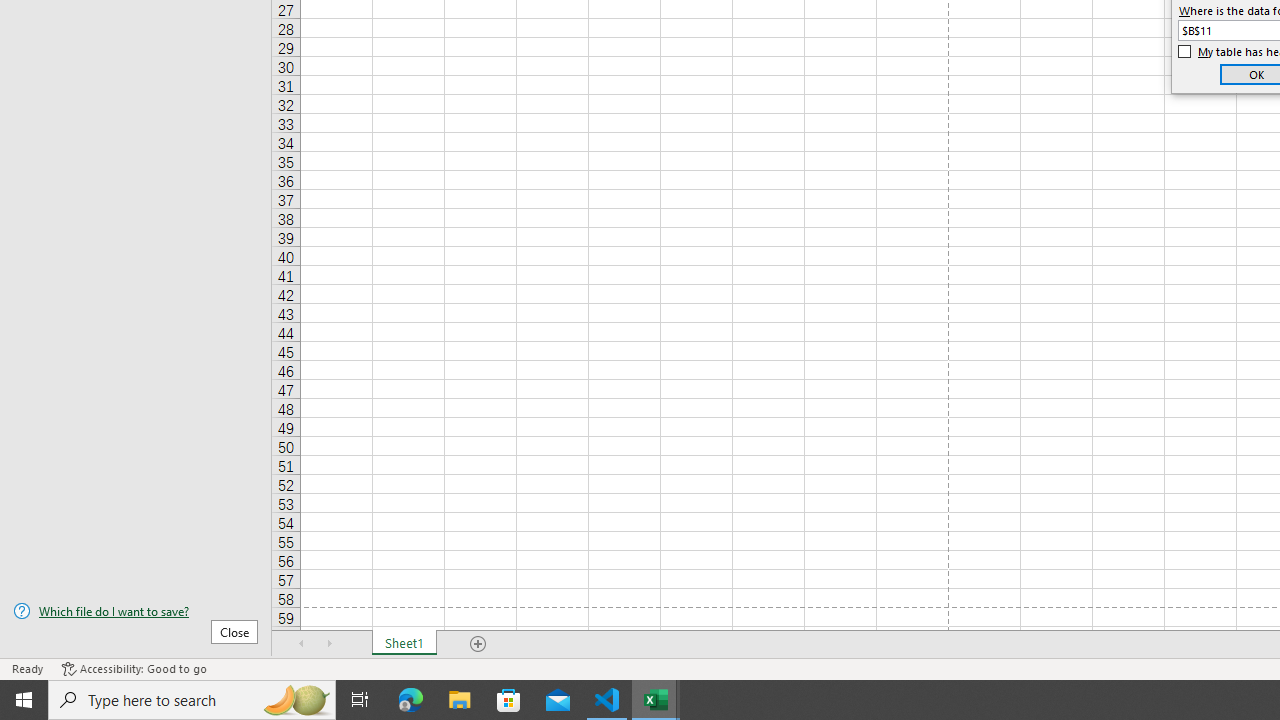 The height and width of the screenshot is (720, 1280). What do you see at coordinates (133, 669) in the screenshot?
I see `'Accessibility Checker Accessibility: Good to go'` at bounding box center [133, 669].